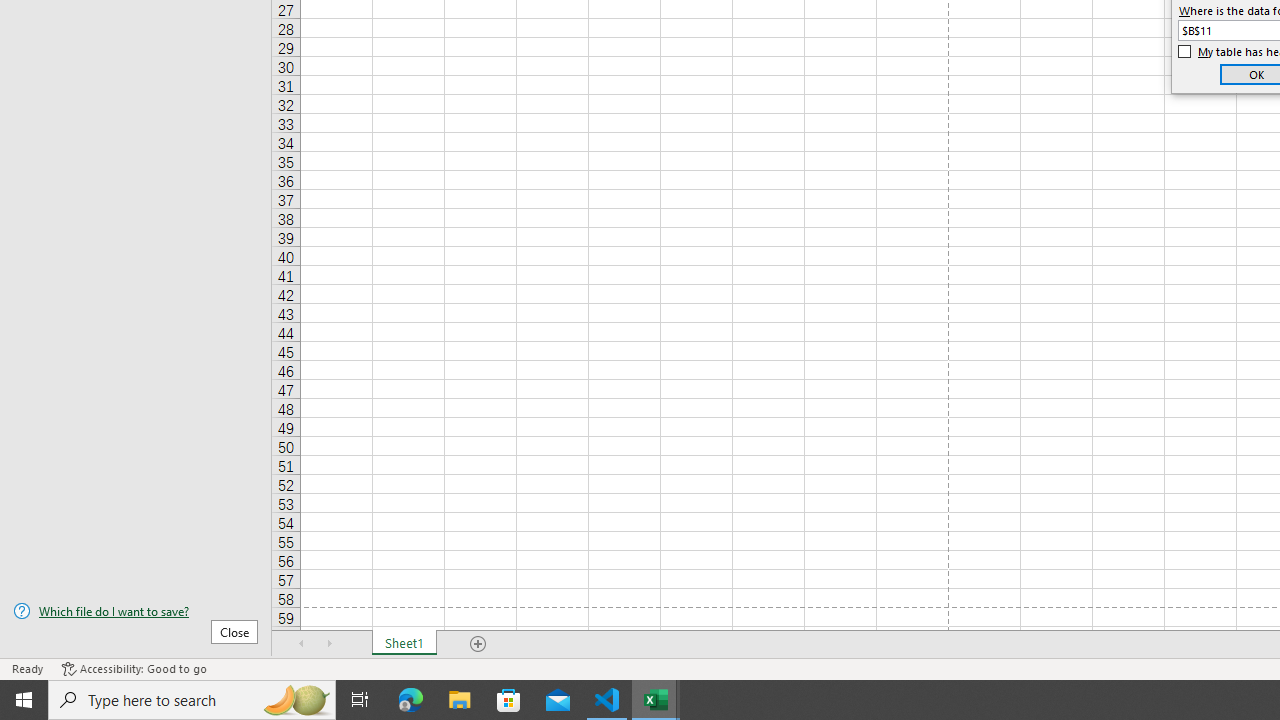 The height and width of the screenshot is (720, 1280). What do you see at coordinates (133, 669) in the screenshot?
I see `'Accessibility Checker Accessibility: Good to go'` at bounding box center [133, 669].